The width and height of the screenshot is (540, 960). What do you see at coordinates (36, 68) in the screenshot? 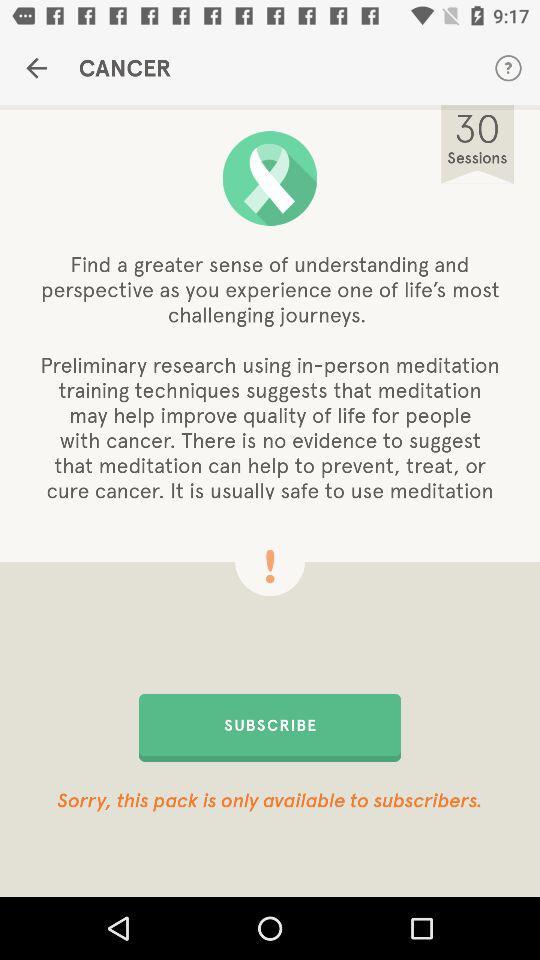
I see `the item next to cancer item` at bounding box center [36, 68].